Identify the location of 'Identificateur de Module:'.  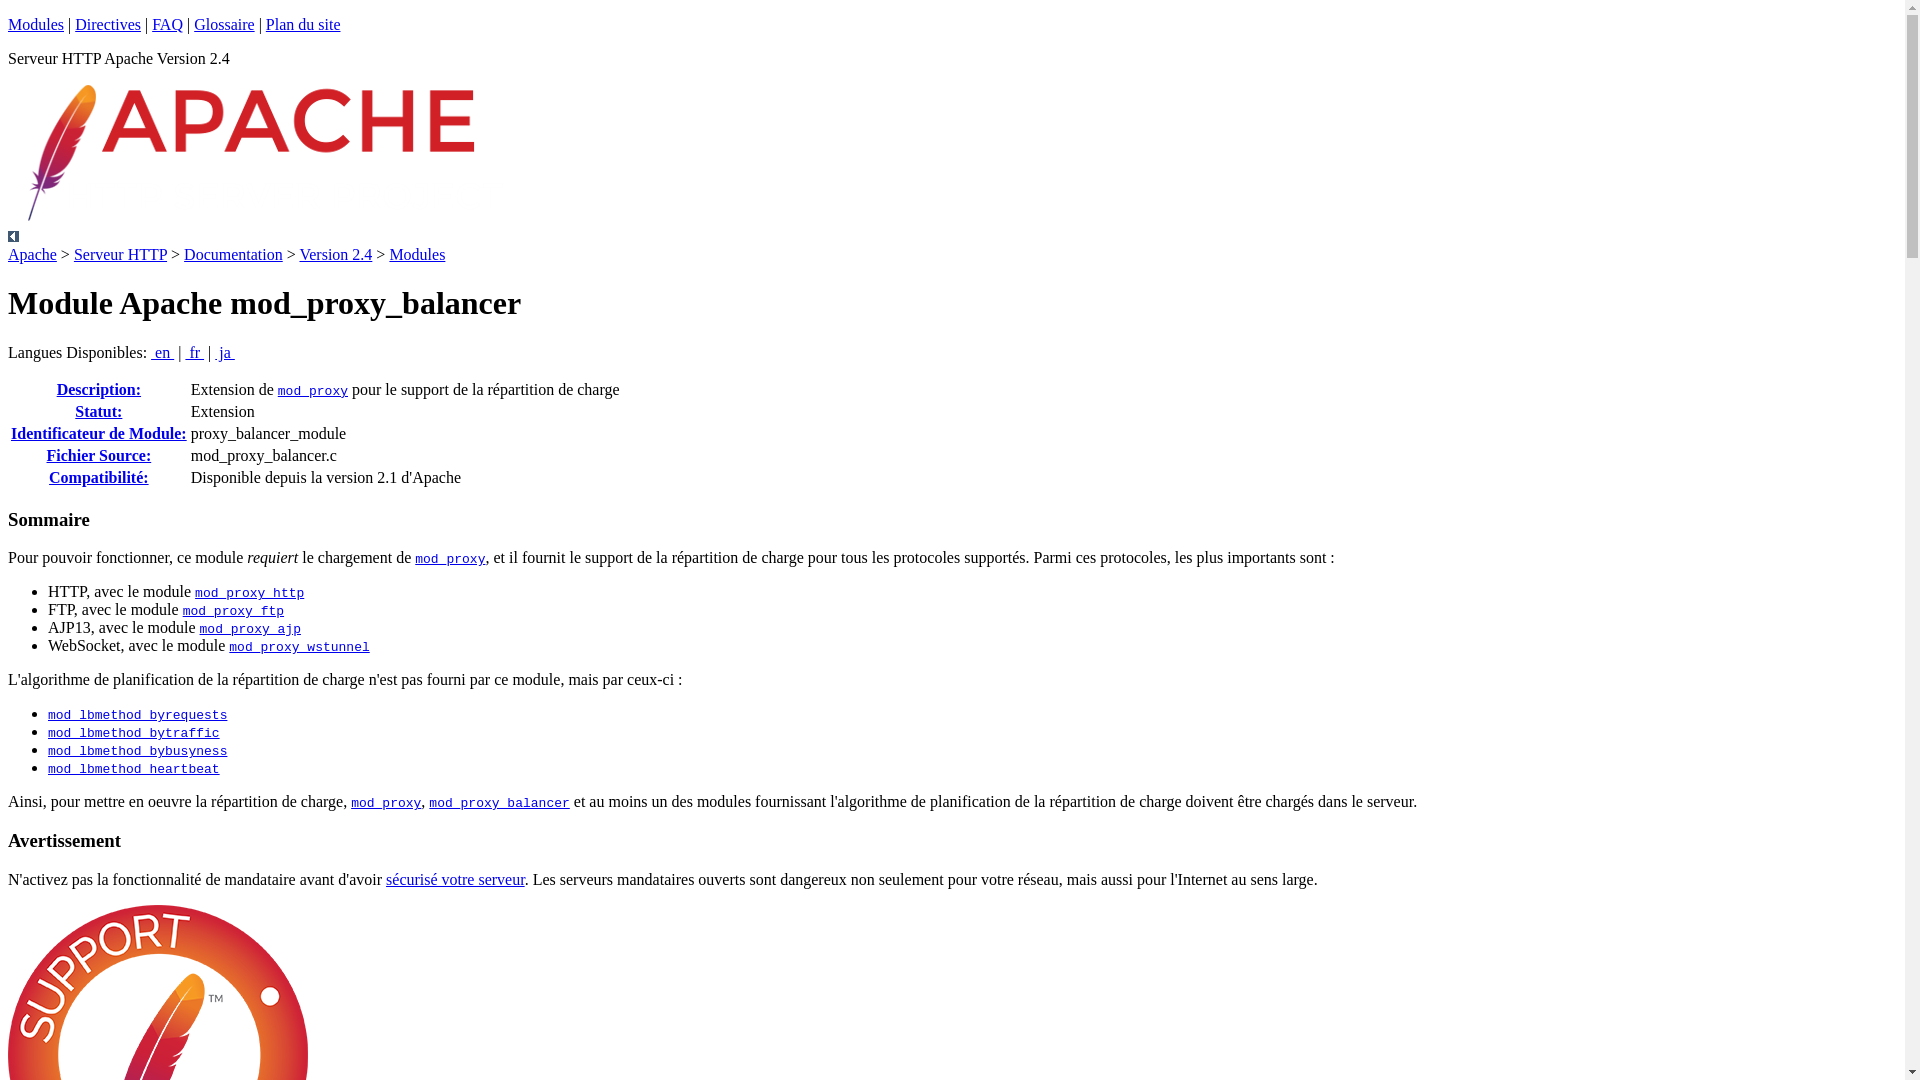
(98, 432).